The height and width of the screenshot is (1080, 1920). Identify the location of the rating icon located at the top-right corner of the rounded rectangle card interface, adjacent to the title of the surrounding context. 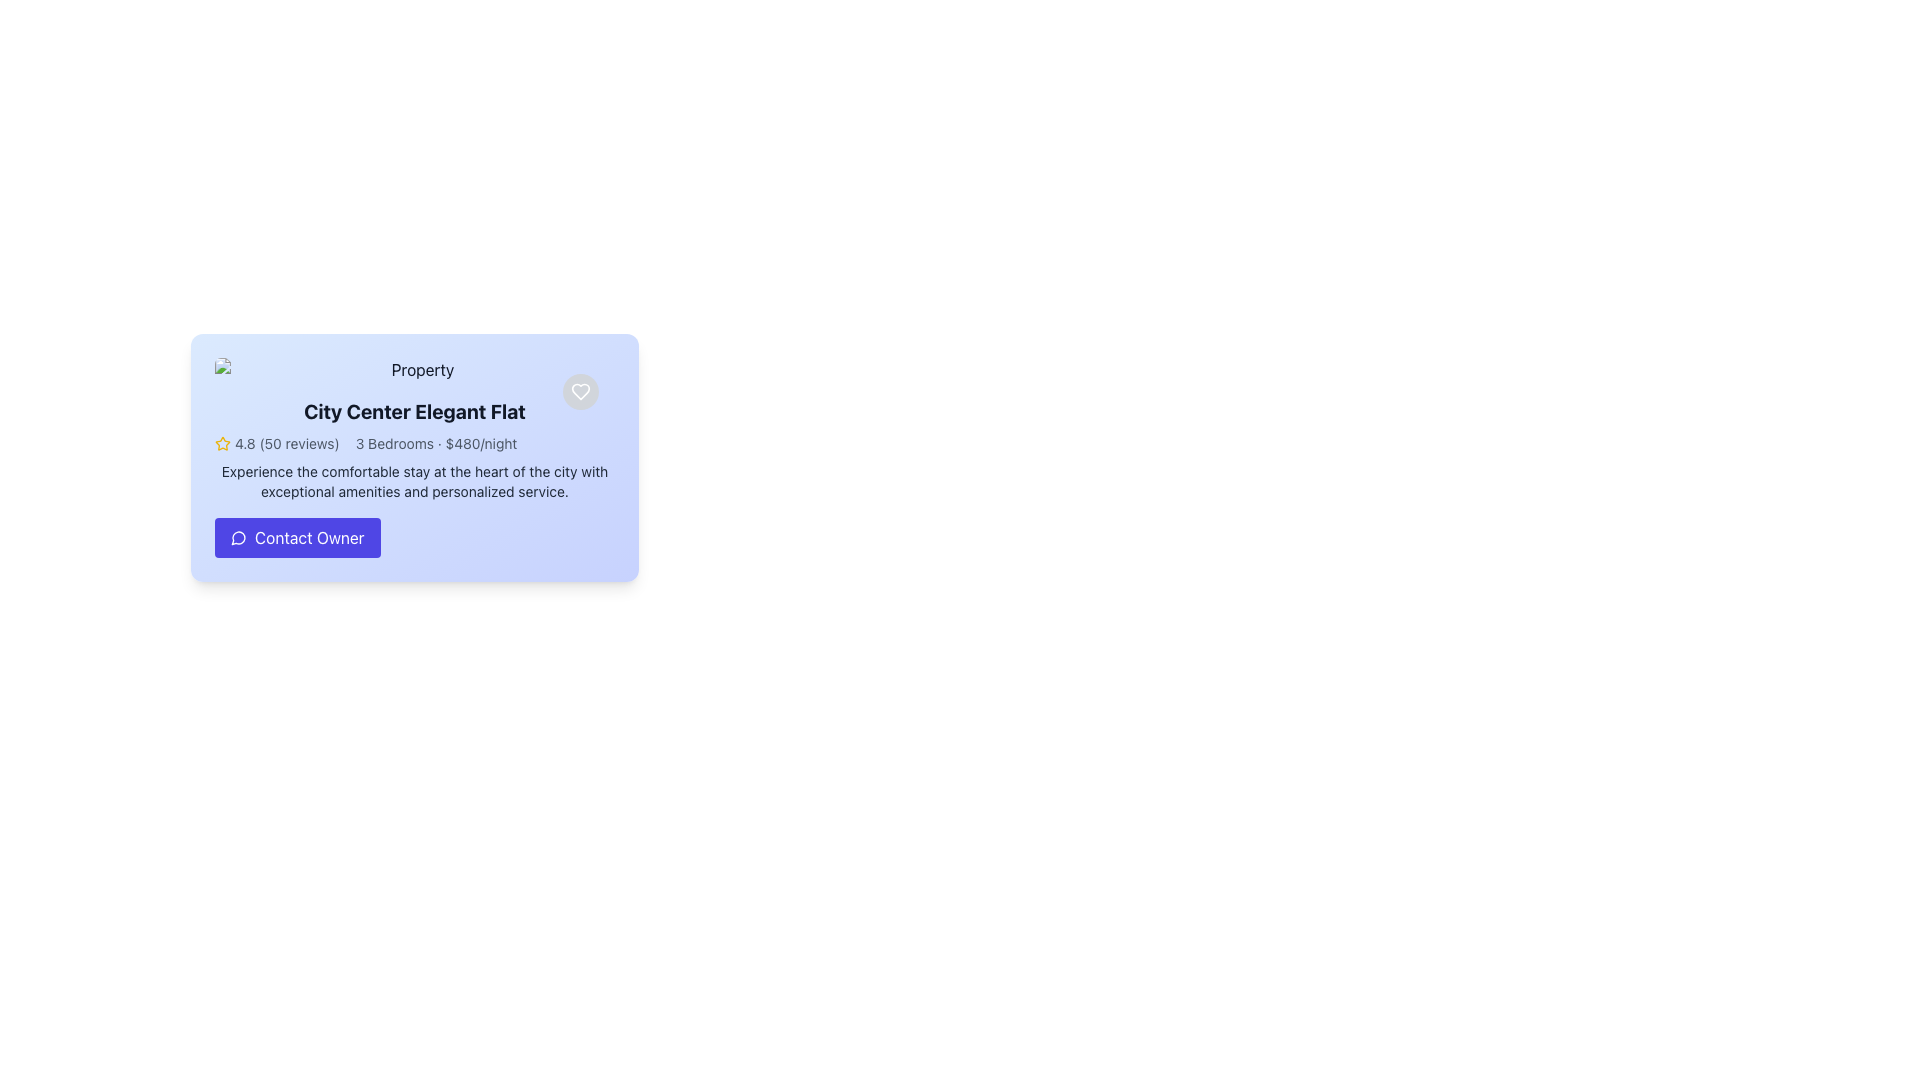
(222, 442).